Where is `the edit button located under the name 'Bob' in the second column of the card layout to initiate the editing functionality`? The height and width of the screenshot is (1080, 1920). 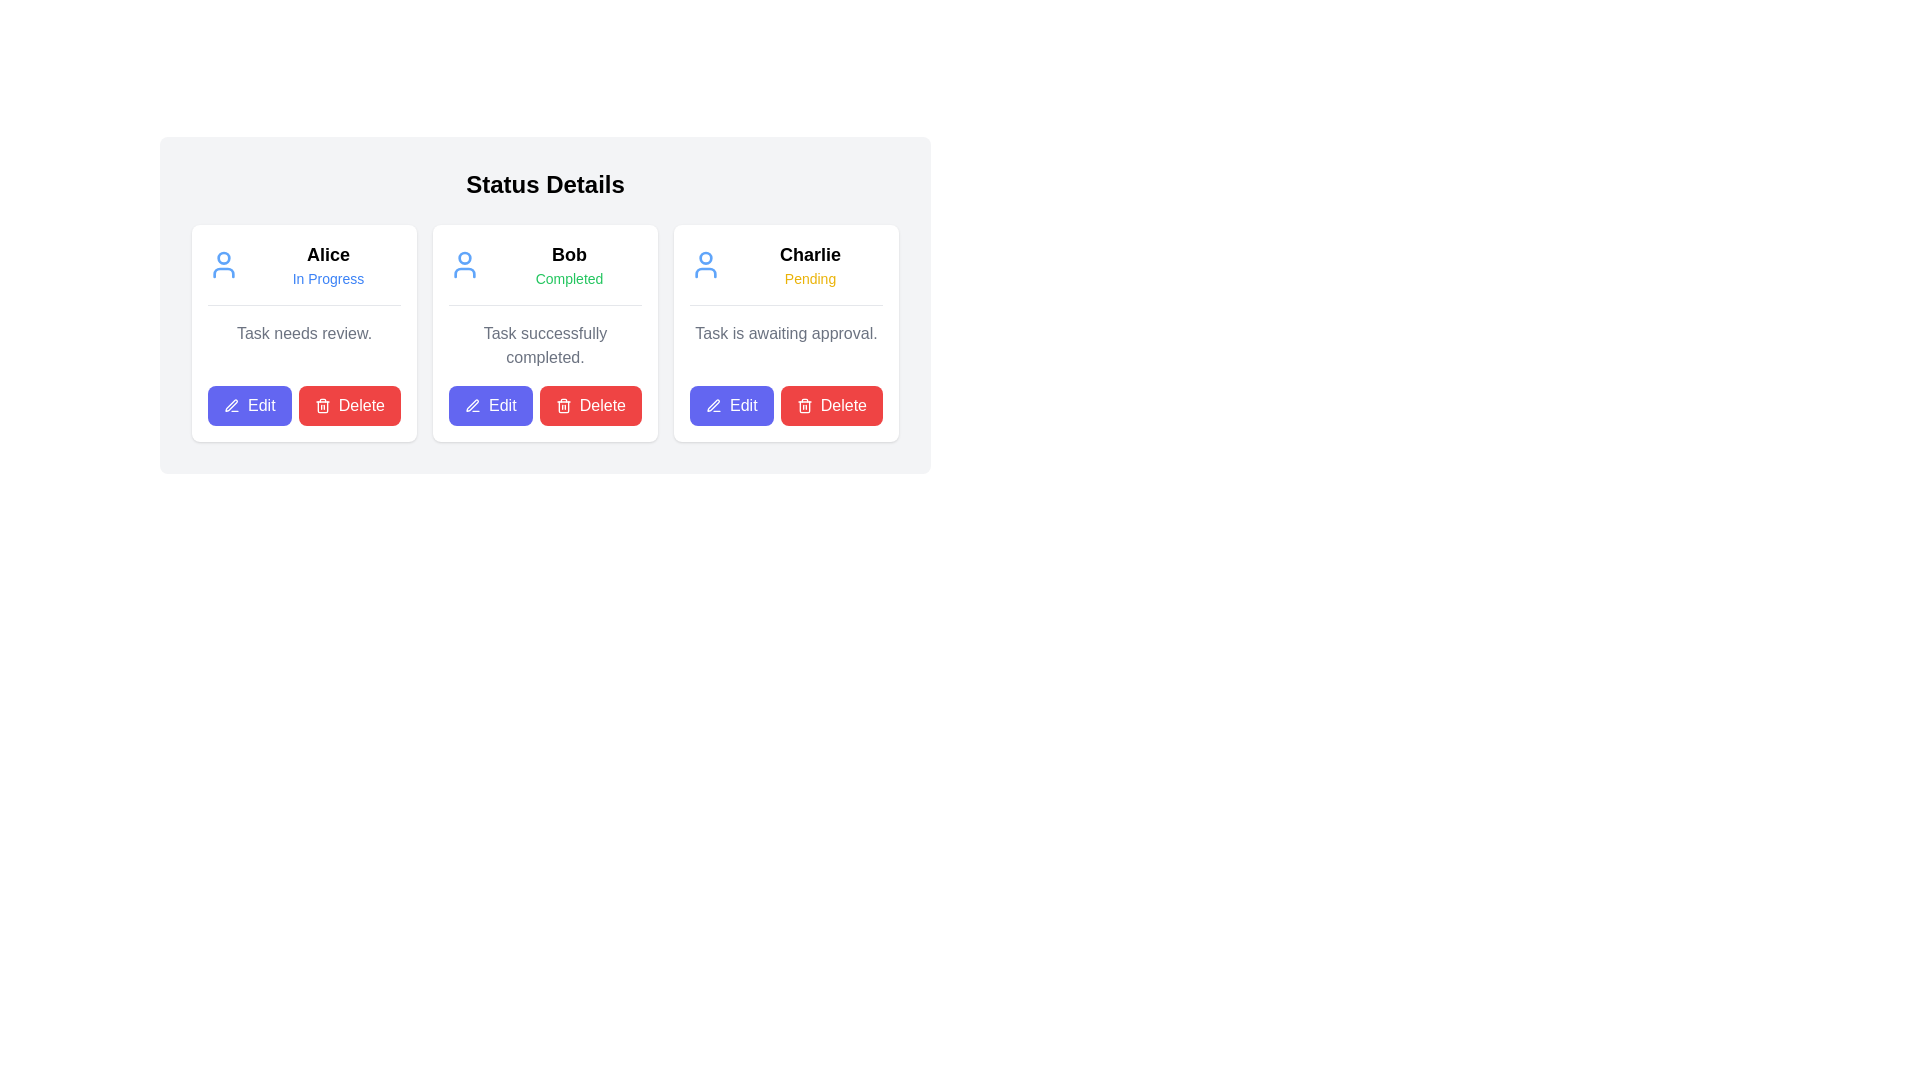
the edit button located under the name 'Bob' in the second column of the card layout to initiate the editing functionality is located at coordinates (490, 405).